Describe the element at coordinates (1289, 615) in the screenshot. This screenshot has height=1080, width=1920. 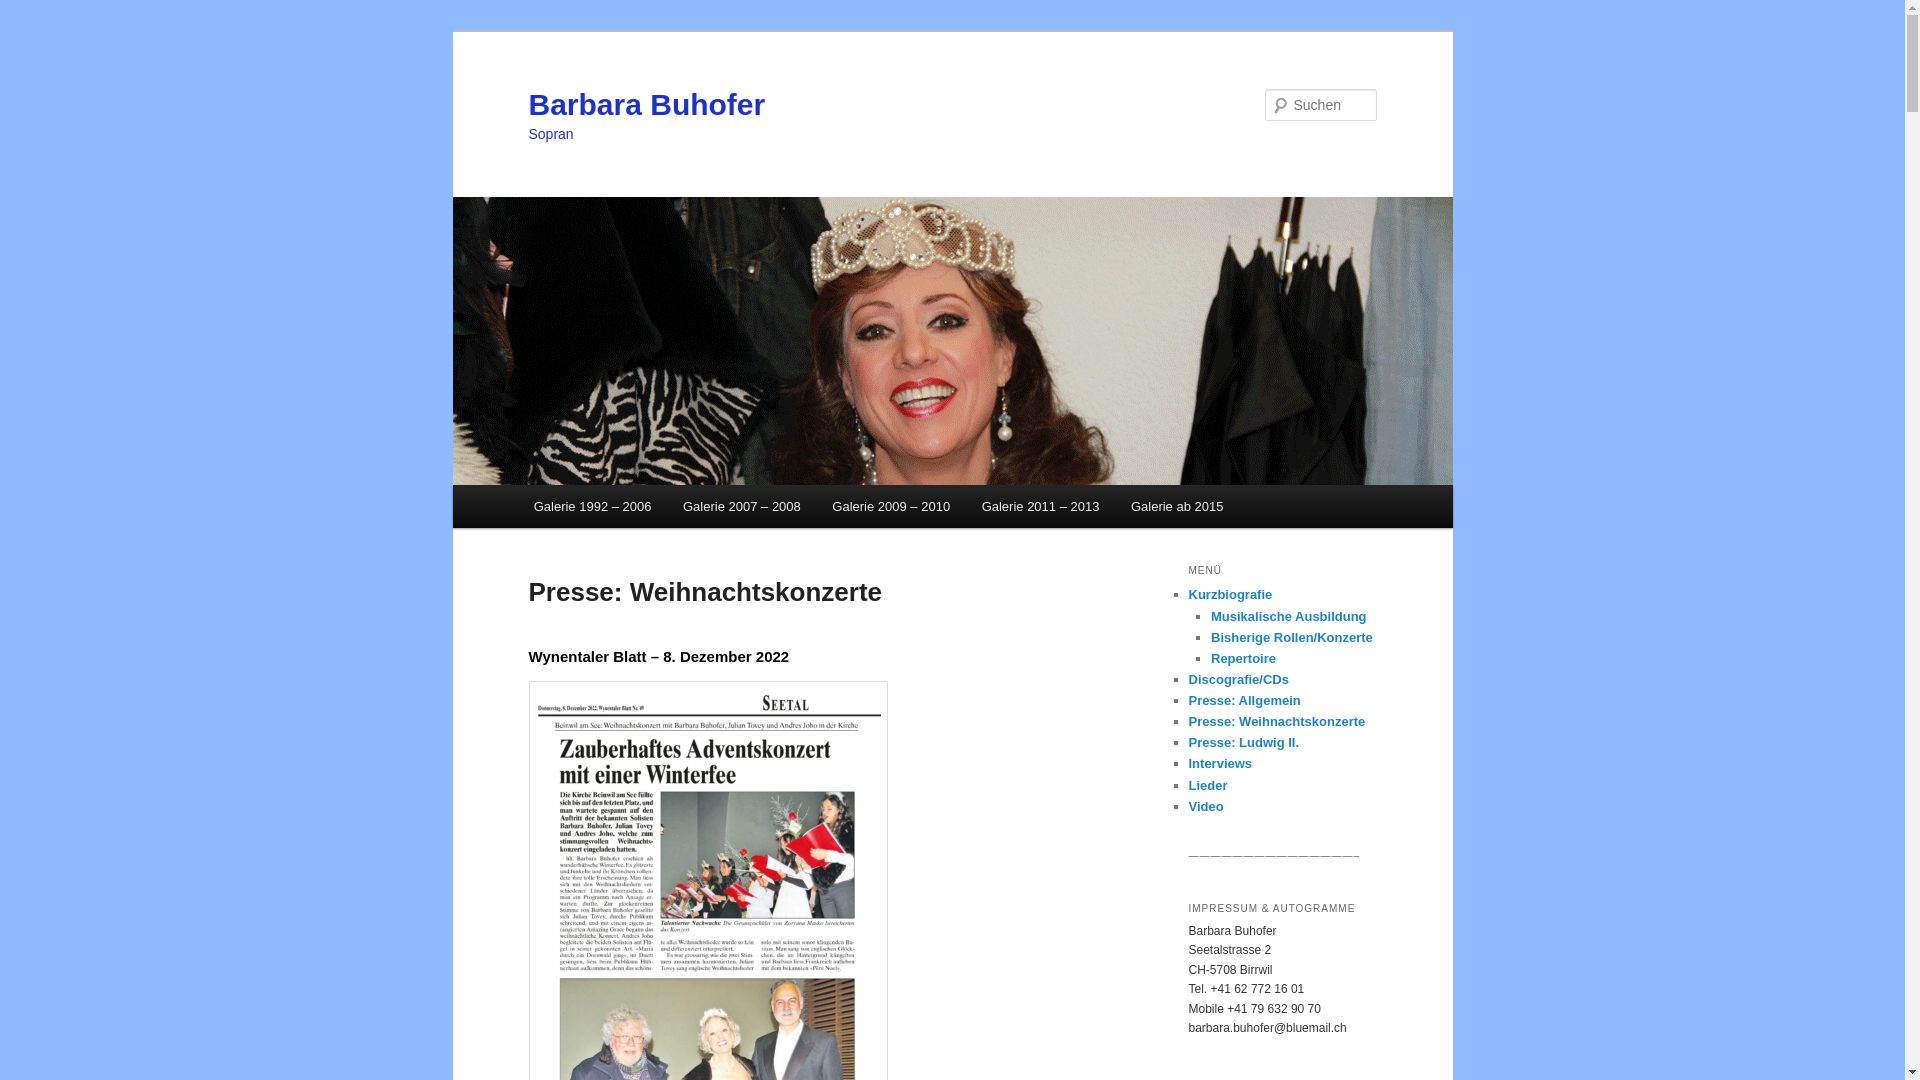
I see `'Musikalische Ausbildung'` at that location.